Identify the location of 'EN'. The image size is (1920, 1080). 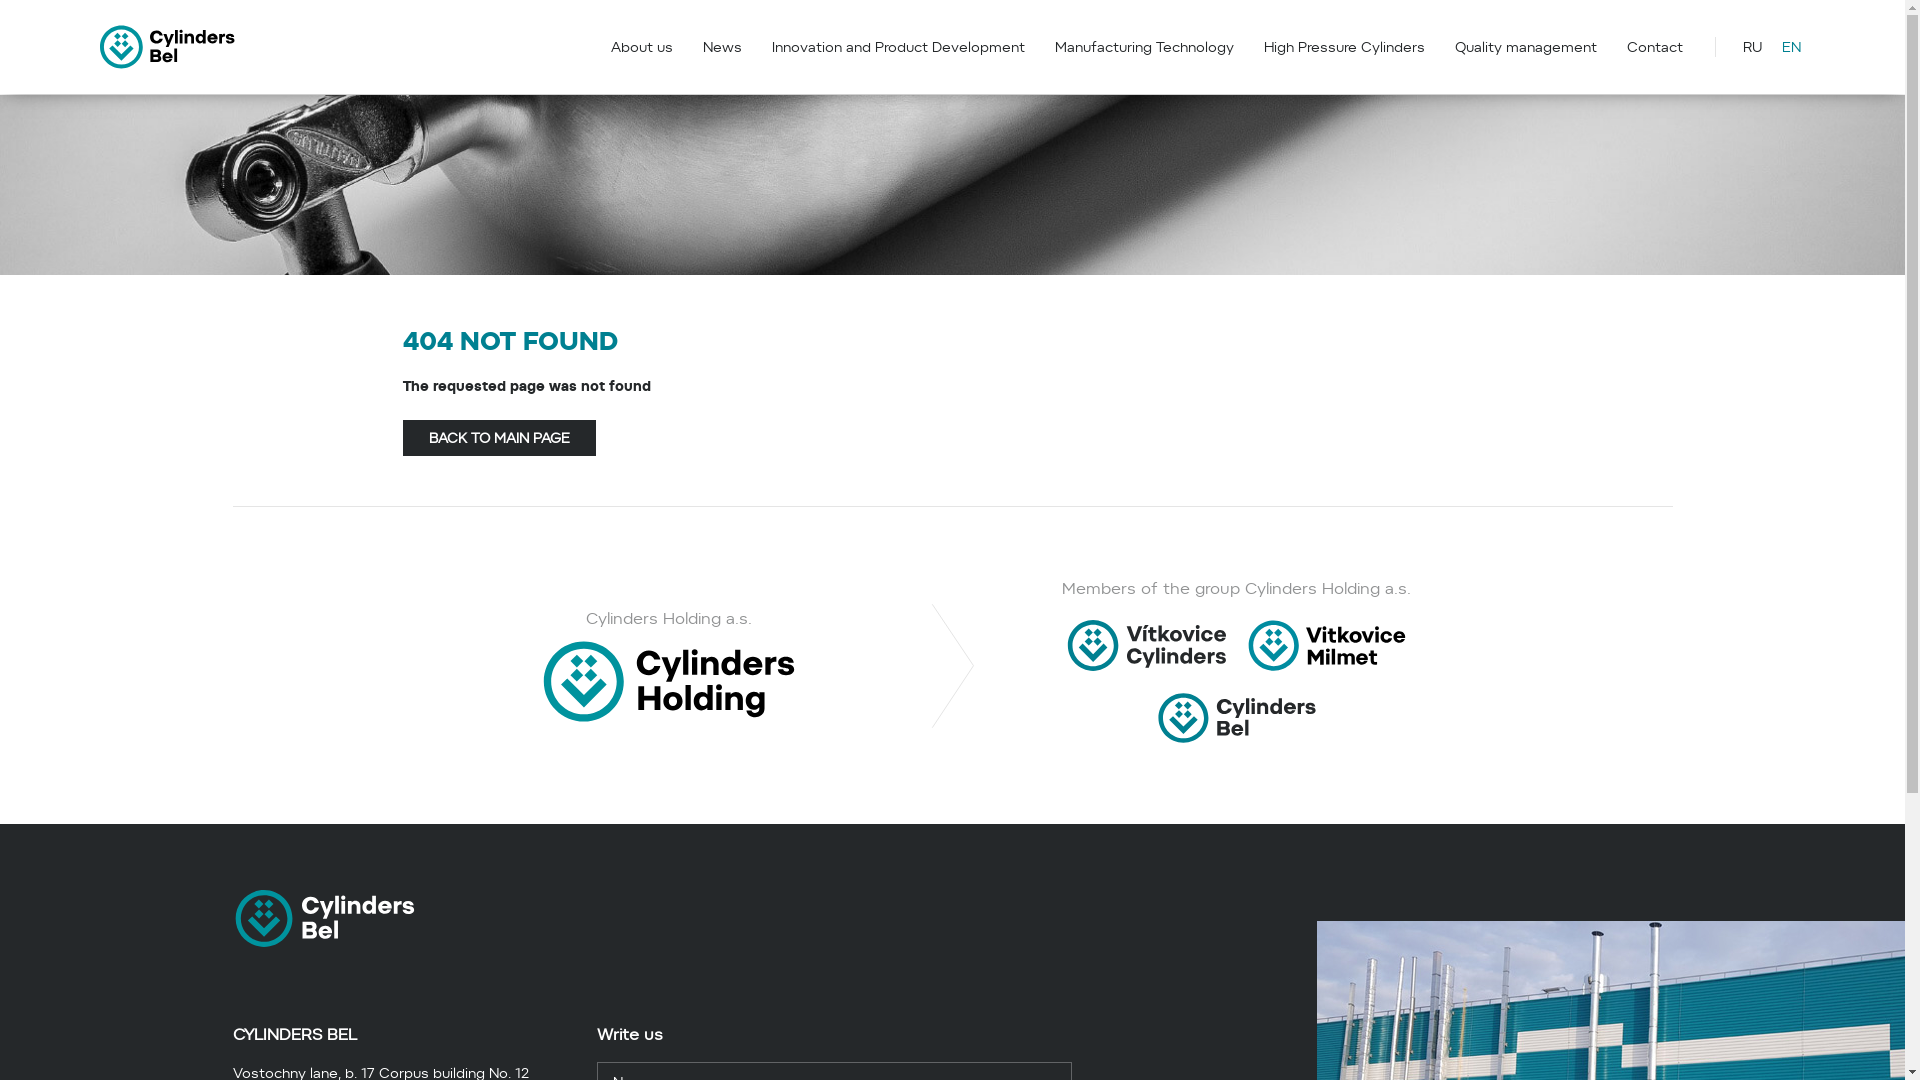
(1774, 45).